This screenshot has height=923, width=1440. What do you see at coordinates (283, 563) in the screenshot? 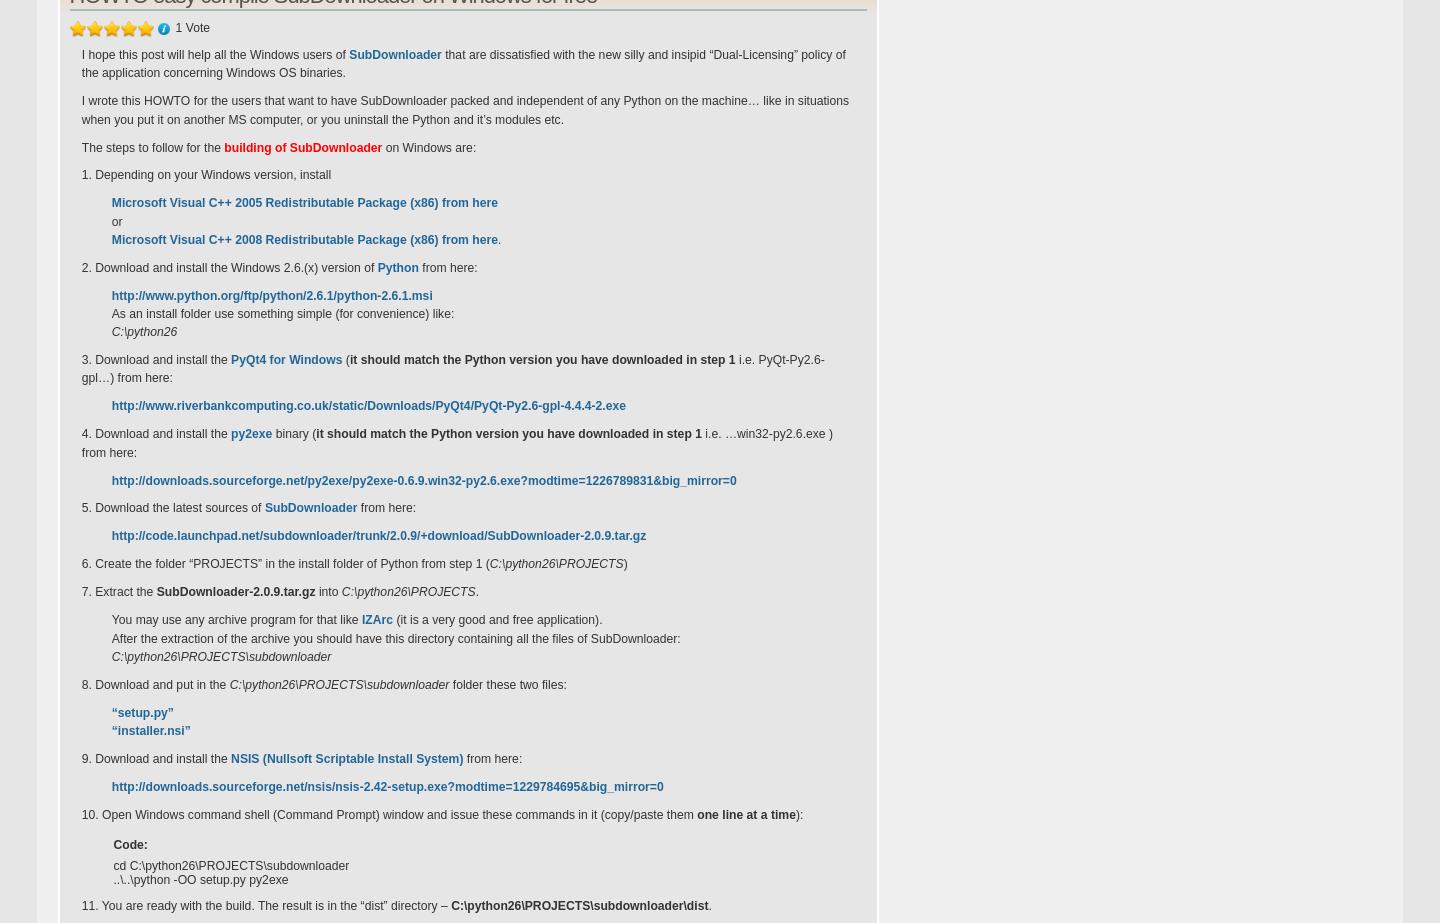
I see `'6. Create the folder “PROJECTS” in the install folder of Python from step 1 ('` at bounding box center [283, 563].